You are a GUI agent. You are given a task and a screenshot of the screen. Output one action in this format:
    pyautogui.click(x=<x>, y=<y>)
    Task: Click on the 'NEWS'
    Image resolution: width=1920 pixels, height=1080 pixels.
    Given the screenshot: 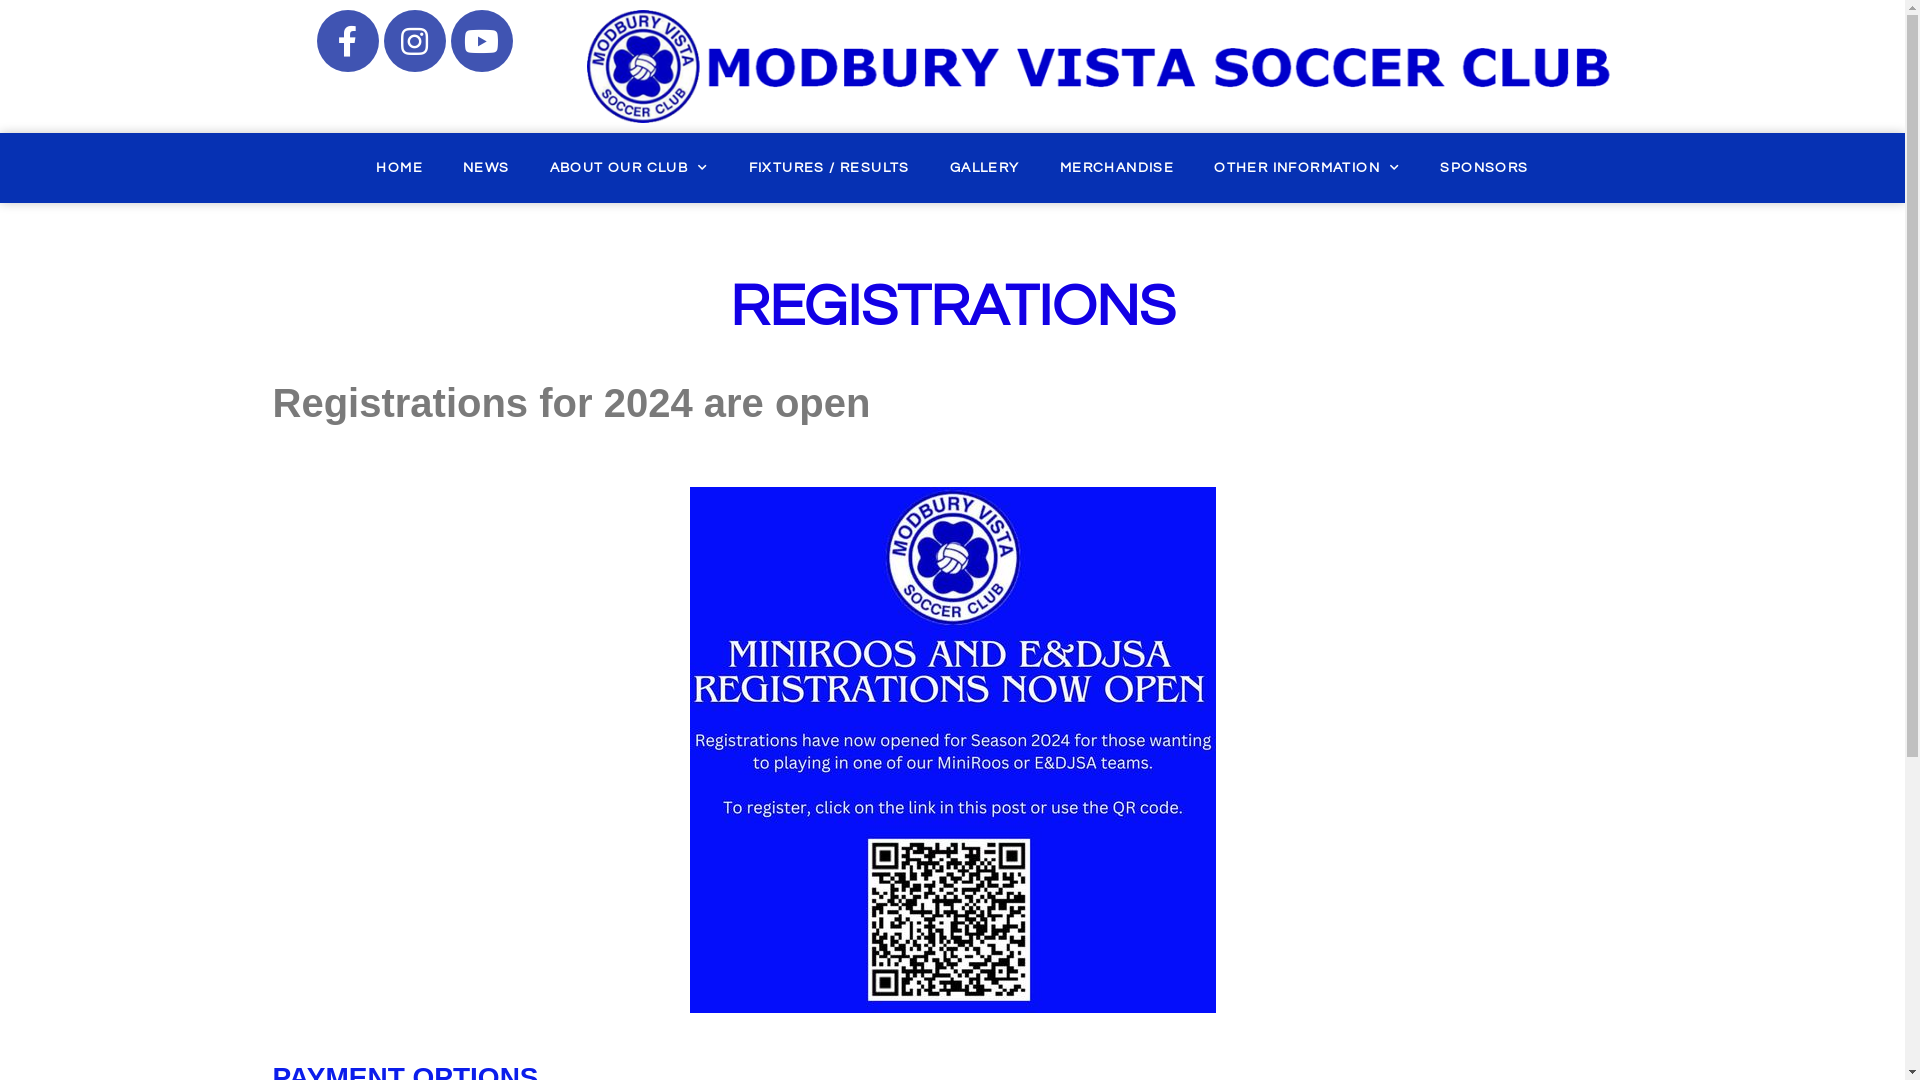 What is the action you would take?
    pyautogui.click(x=486, y=167)
    